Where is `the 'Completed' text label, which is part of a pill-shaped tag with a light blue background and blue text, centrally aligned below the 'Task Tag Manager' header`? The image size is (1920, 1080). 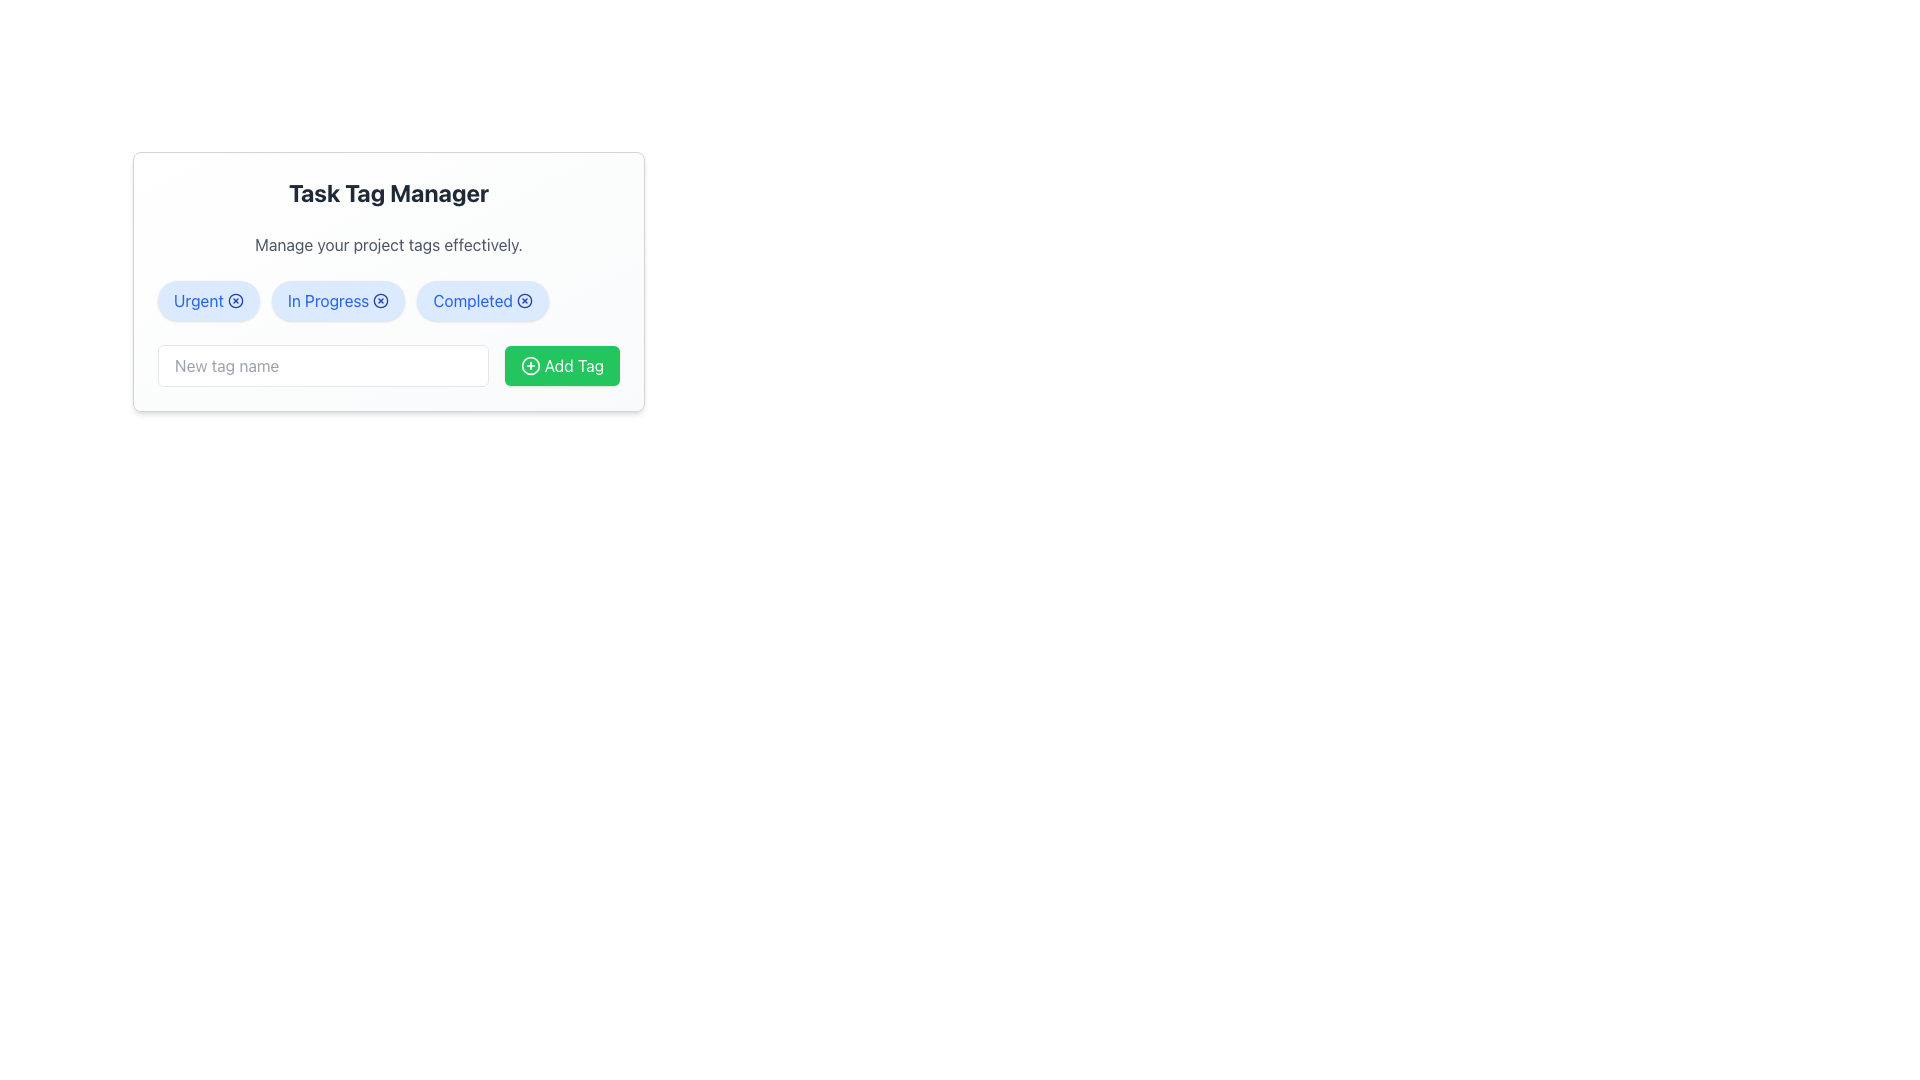
the 'Completed' text label, which is part of a pill-shaped tag with a light blue background and blue text, centrally aligned below the 'Task Tag Manager' header is located at coordinates (472, 300).